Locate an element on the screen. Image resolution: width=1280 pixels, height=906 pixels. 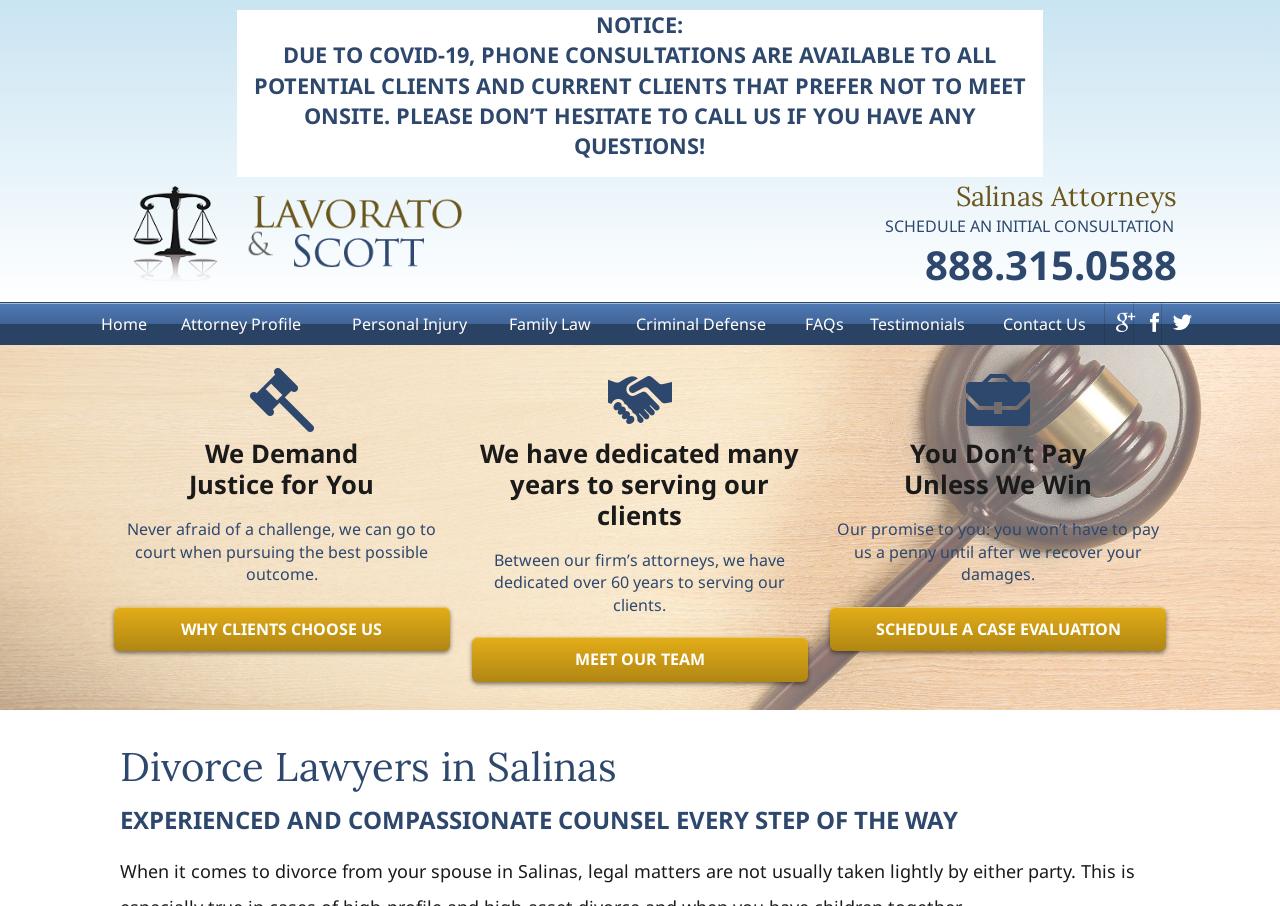
'Attorney Profile' is located at coordinates (240, 350).